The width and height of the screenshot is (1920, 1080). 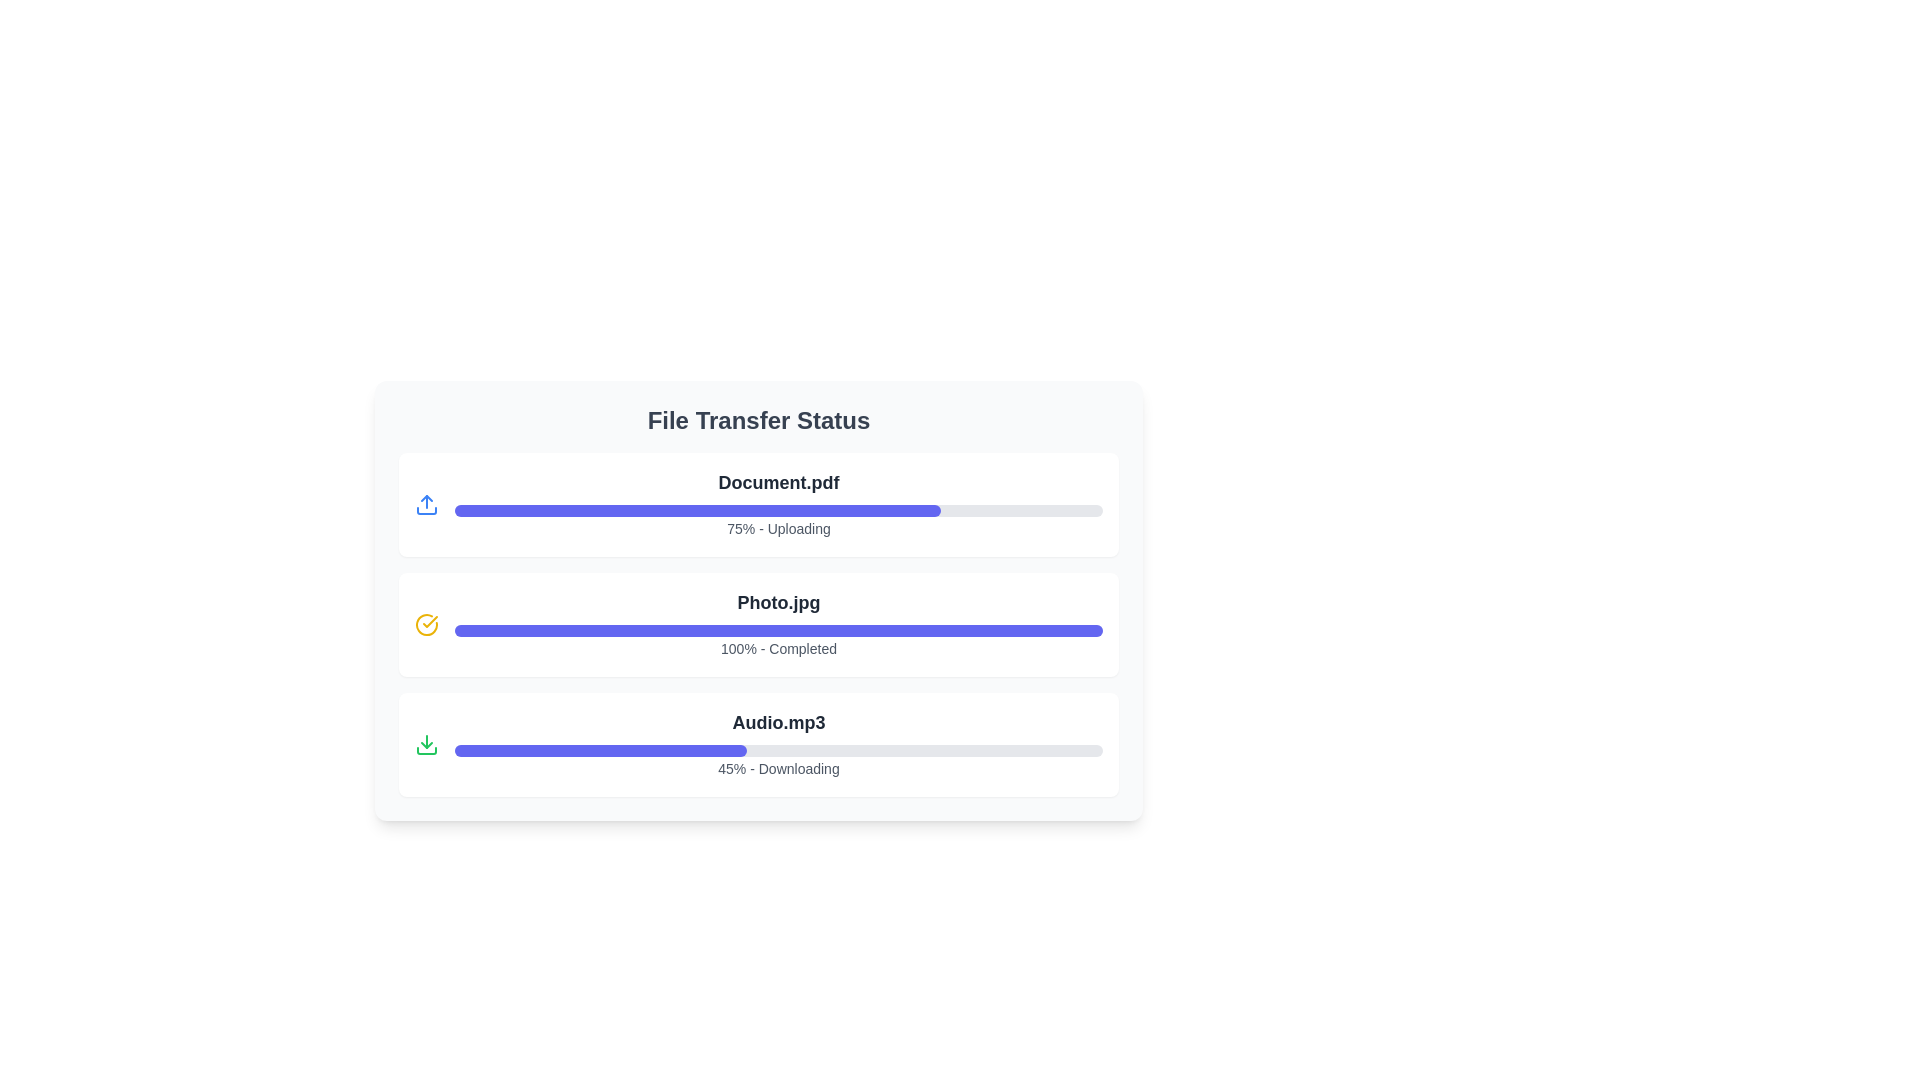 What do you see at coordinates (599, 751) in the screenshot?
I see `the indigo-filled progress bar segment representing the fractional progression of the 'Audio.mp3' process, located below its label and icon` at bounding box center [599, 751].